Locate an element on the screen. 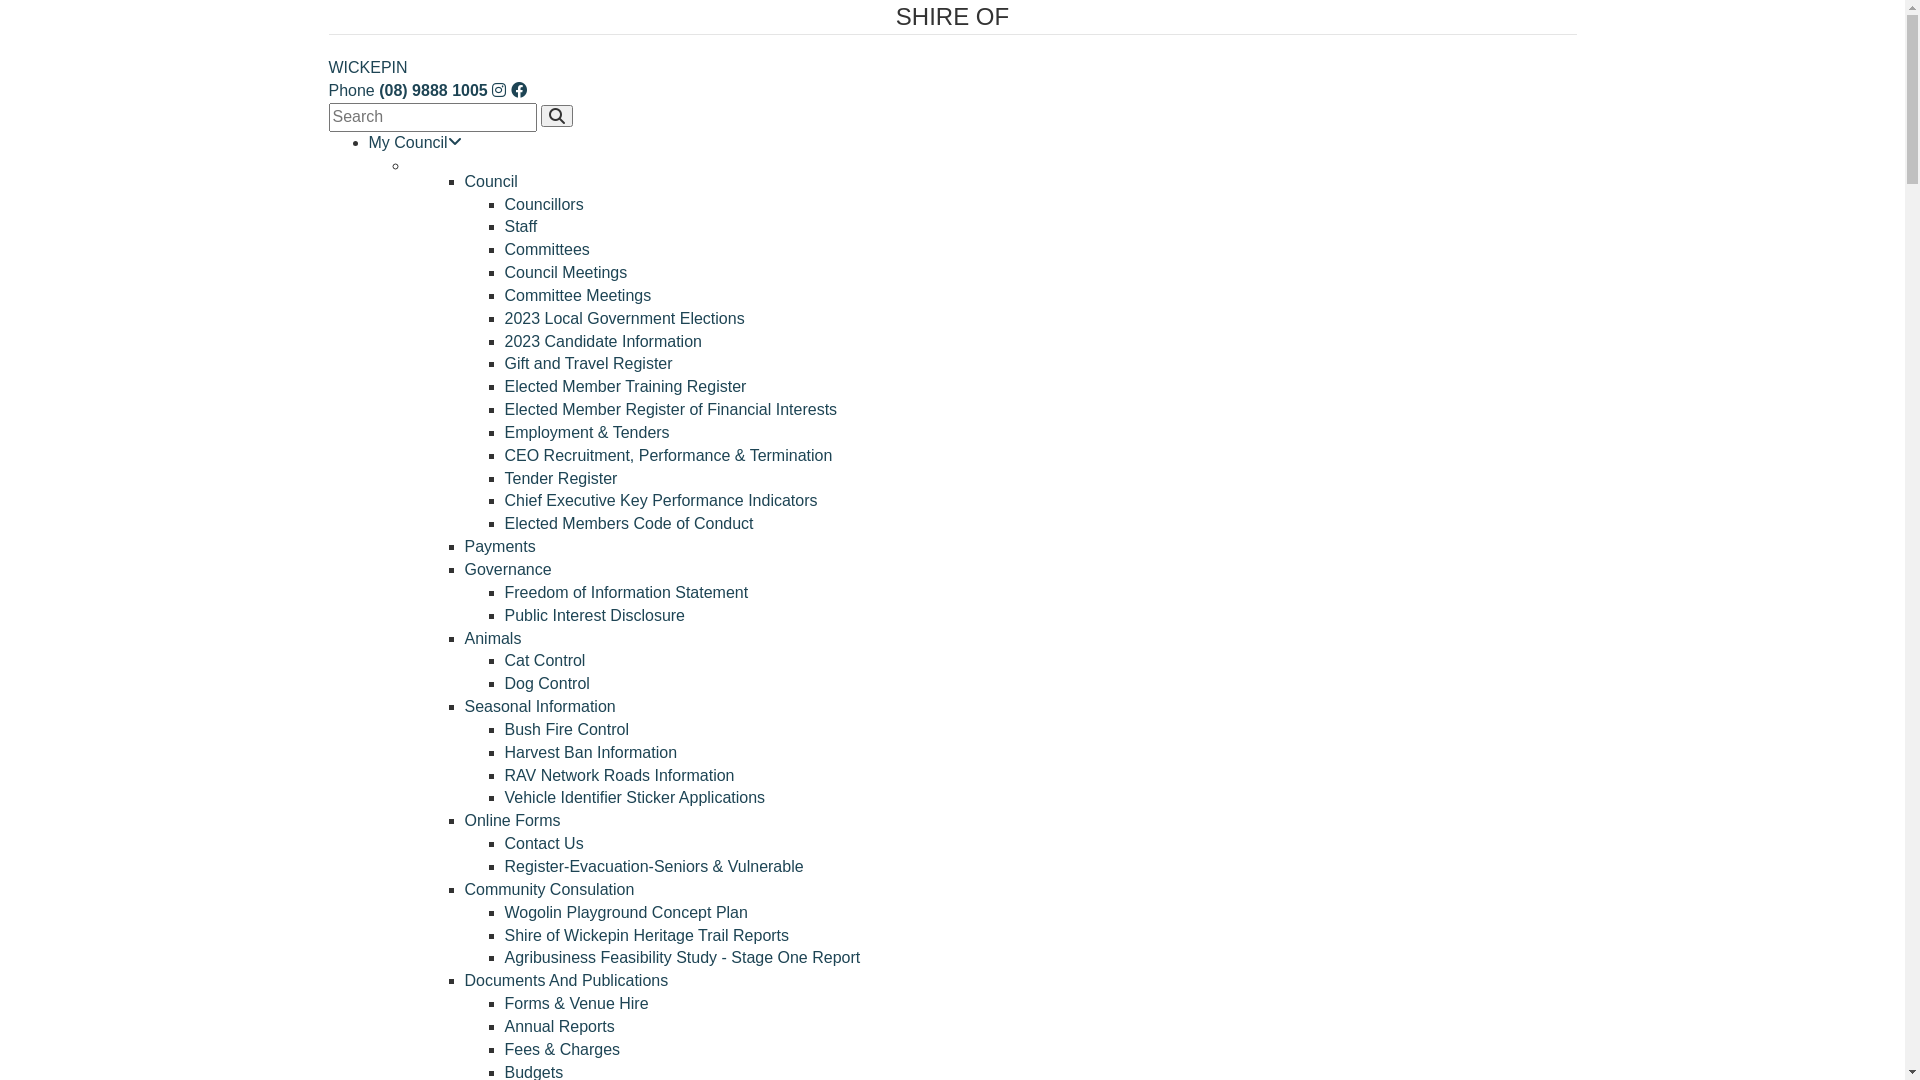  'Gift and Travel Register' is located at coordinates (587, 363).